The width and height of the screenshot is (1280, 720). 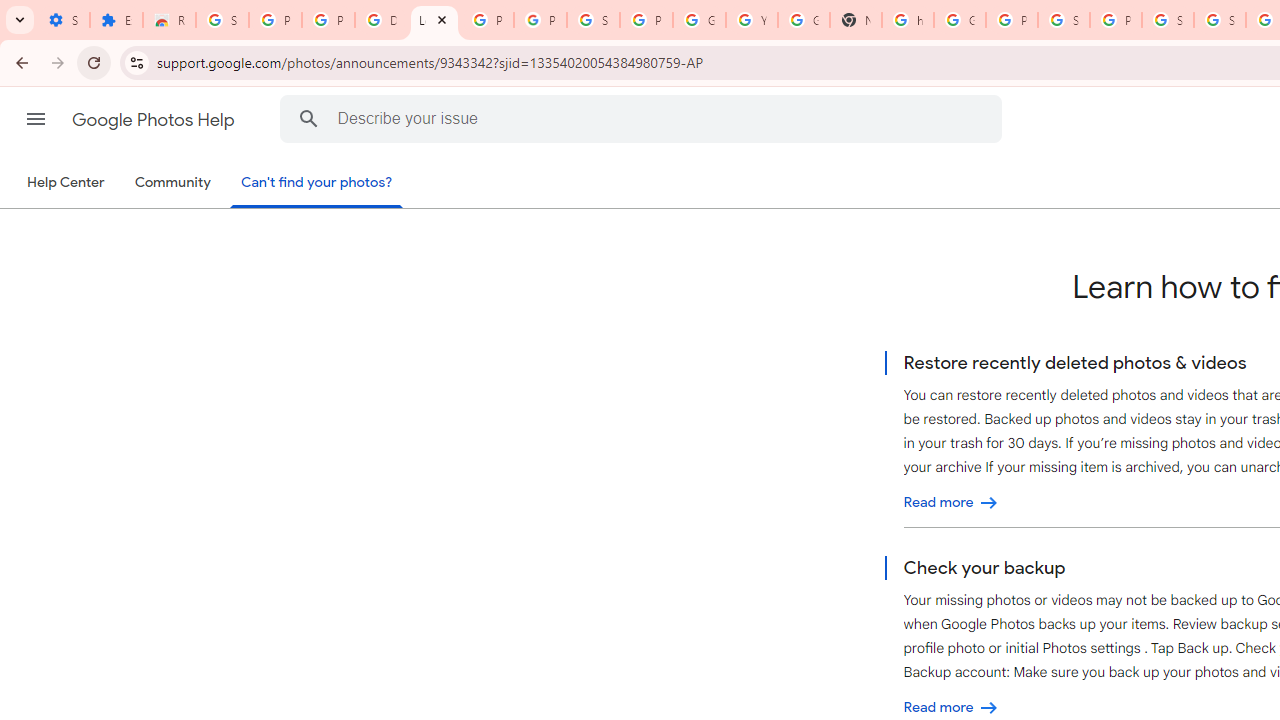 I want to click on 'Describe your issue', so click(x=645, y=118).